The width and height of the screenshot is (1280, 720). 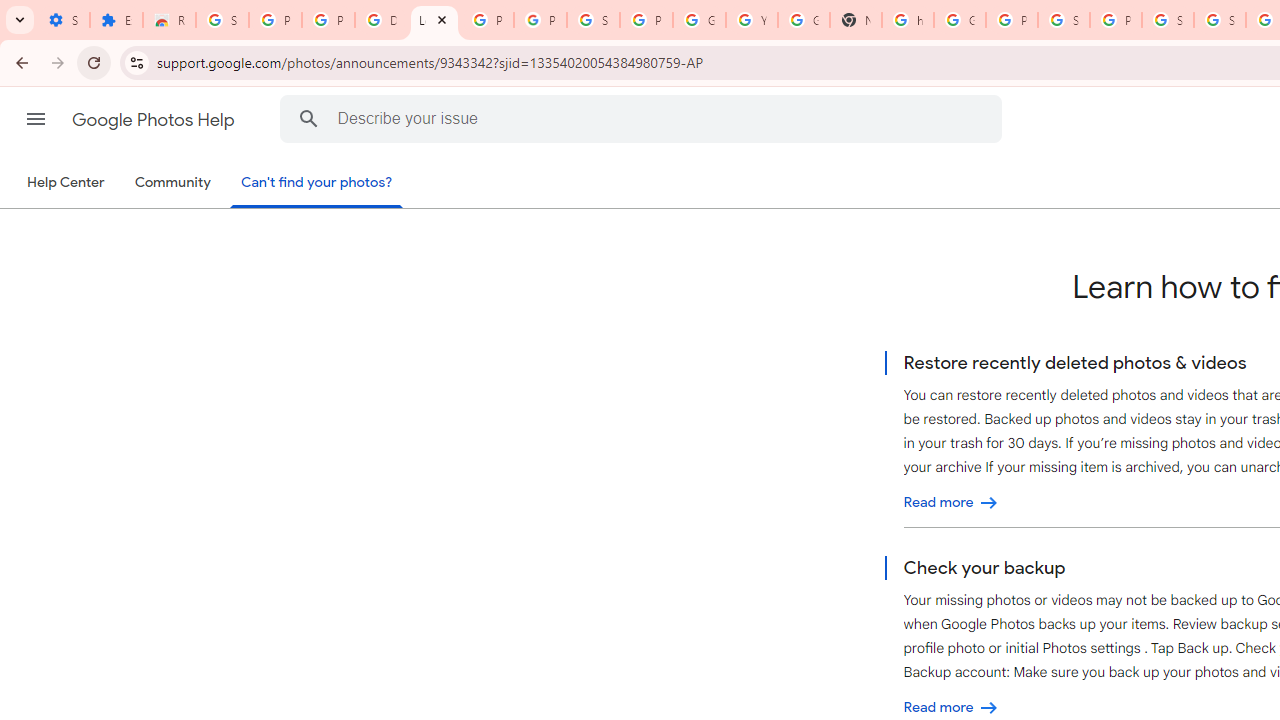 I want to click on 'Describe your issue', so click(x=645, y=118).